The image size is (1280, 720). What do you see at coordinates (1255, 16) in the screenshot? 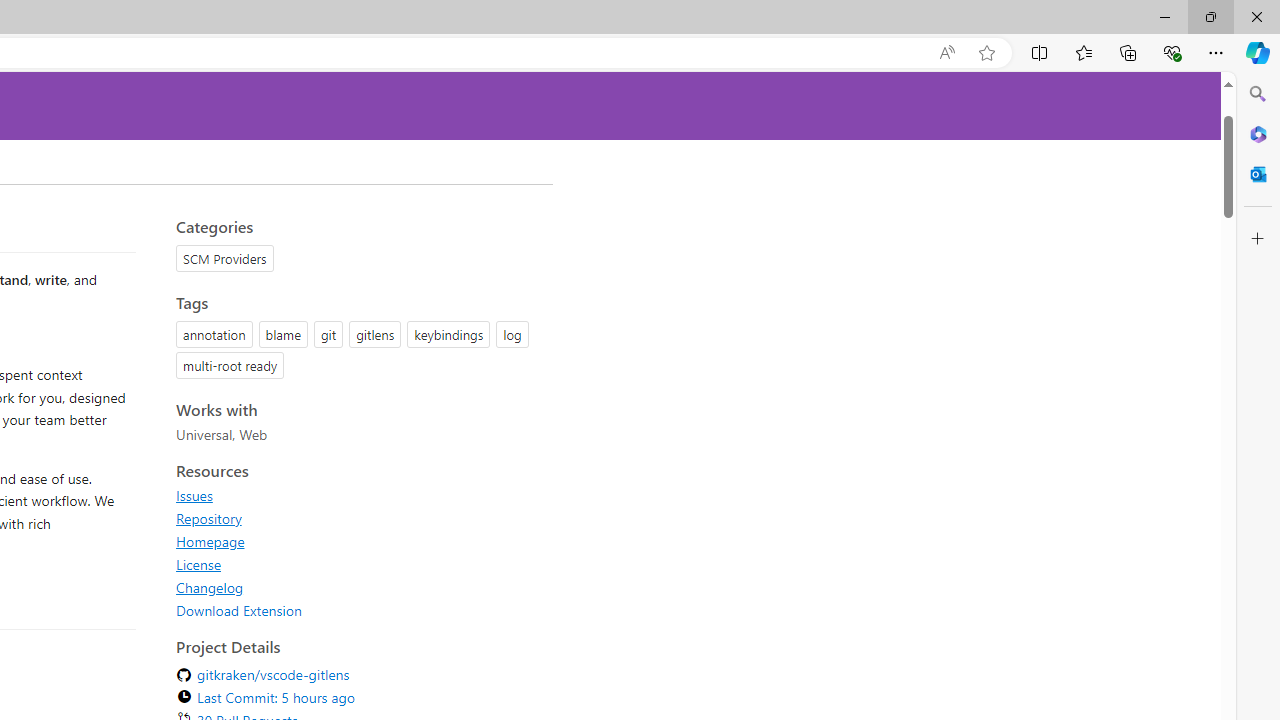
I see `'Close'` at bounding box center [1255, 16].